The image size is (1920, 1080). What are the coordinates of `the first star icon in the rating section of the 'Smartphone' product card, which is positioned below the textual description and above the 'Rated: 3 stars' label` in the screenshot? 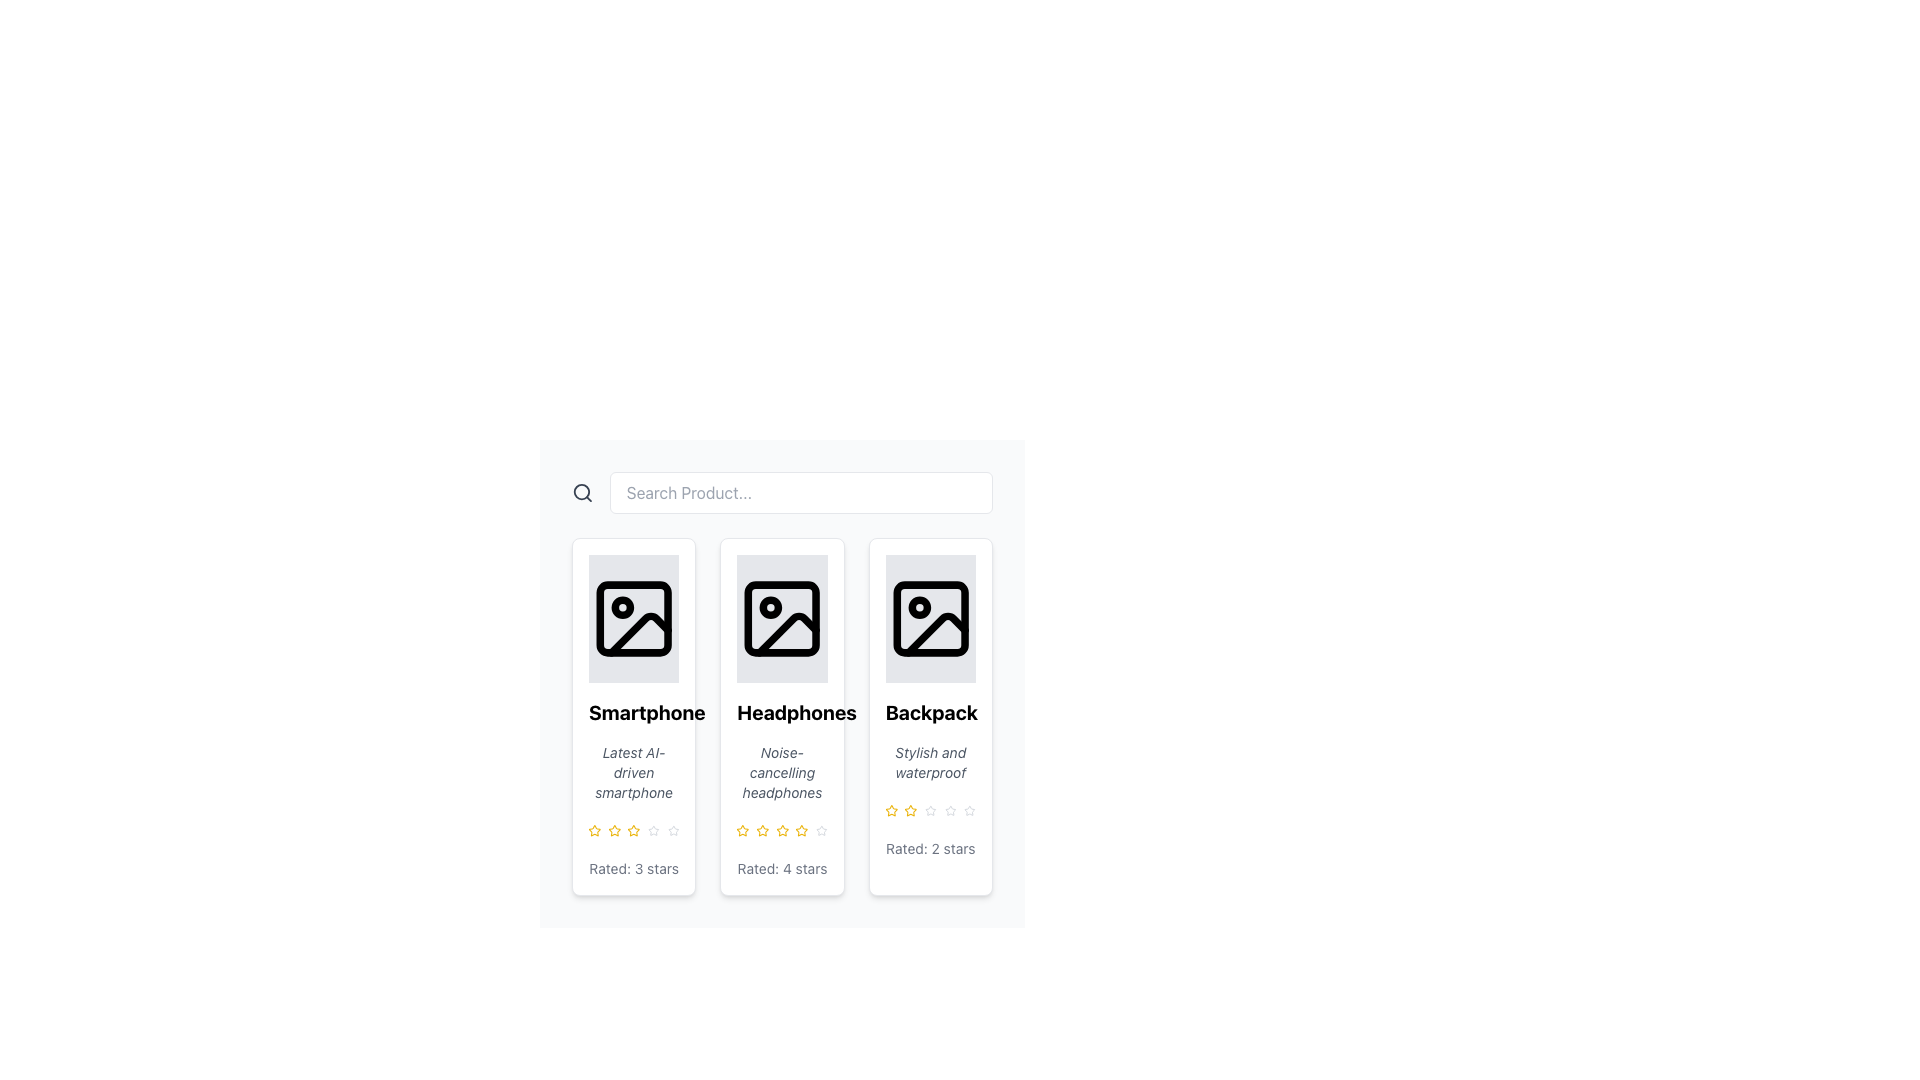 It's located at (593, 830).